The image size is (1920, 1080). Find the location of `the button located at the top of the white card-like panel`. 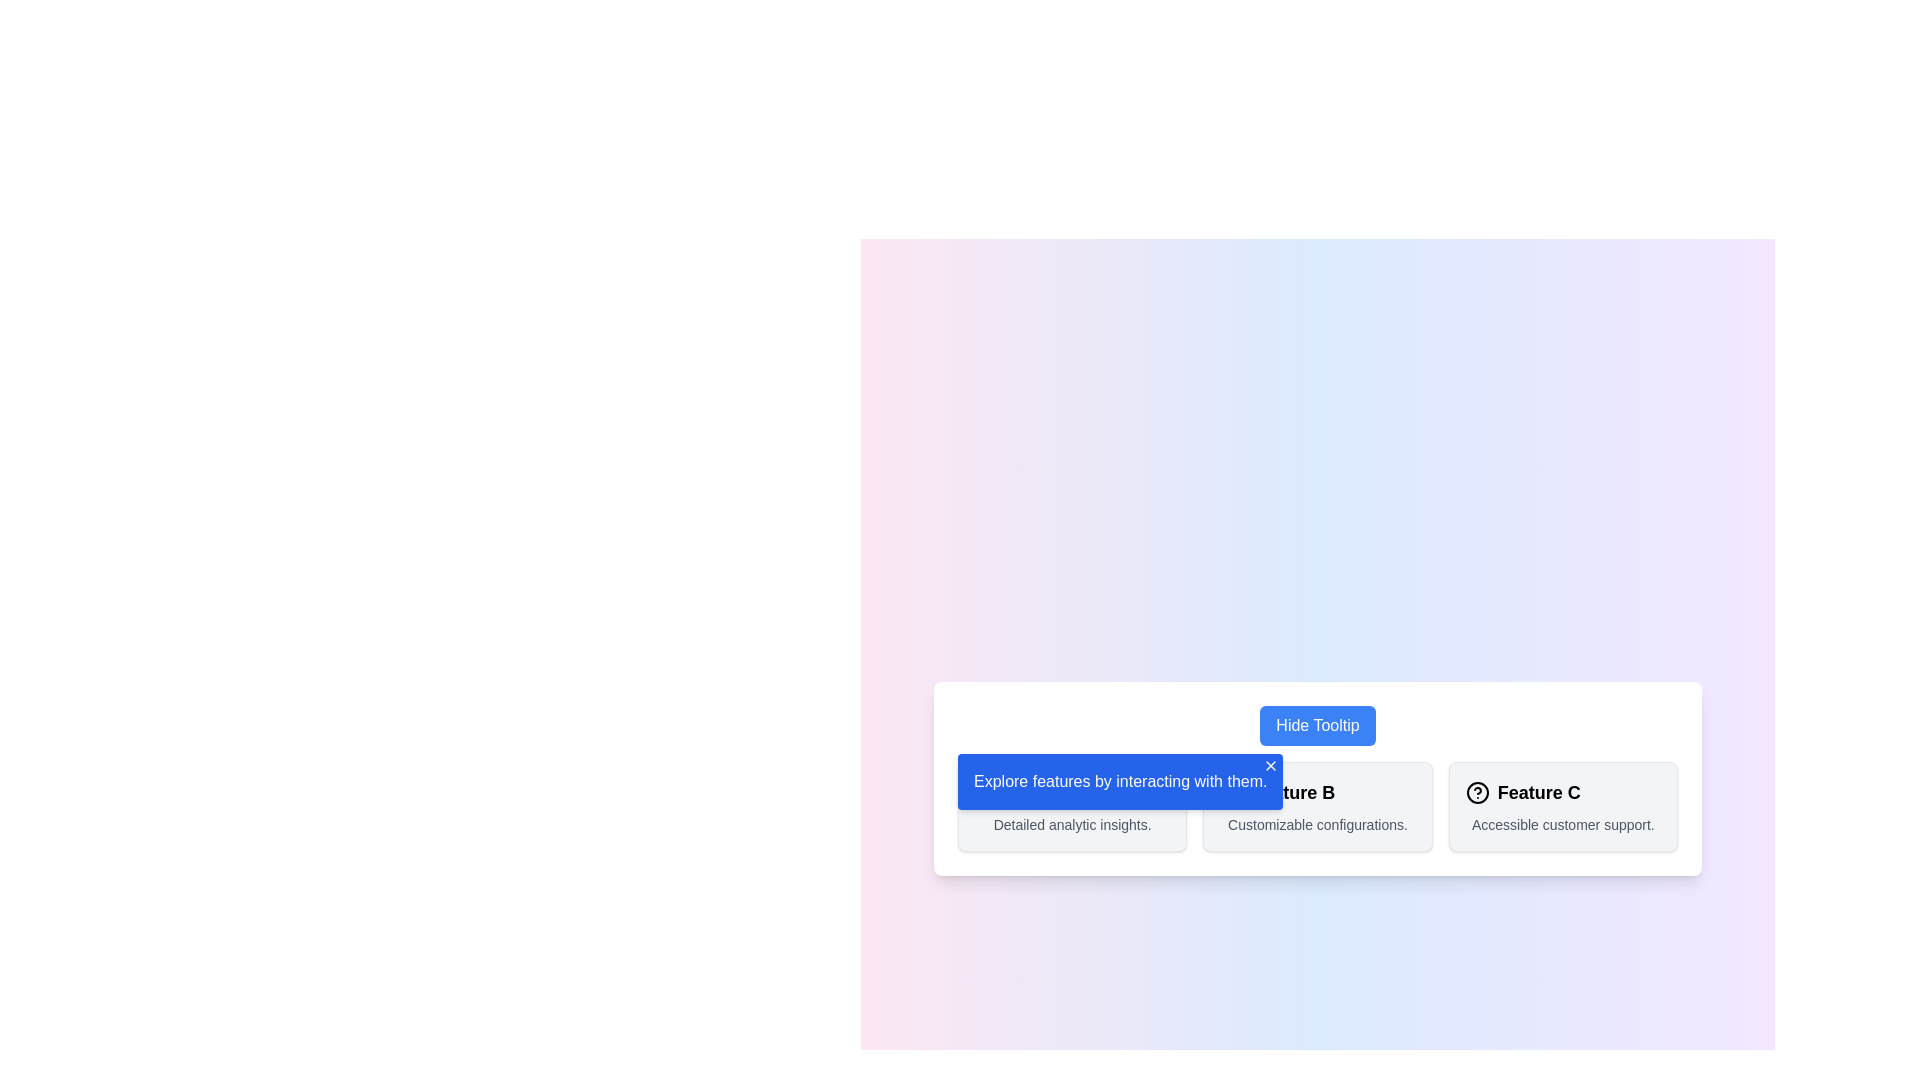

the button located at the top of the white card-like panel is located at coordinates (1318, 725).